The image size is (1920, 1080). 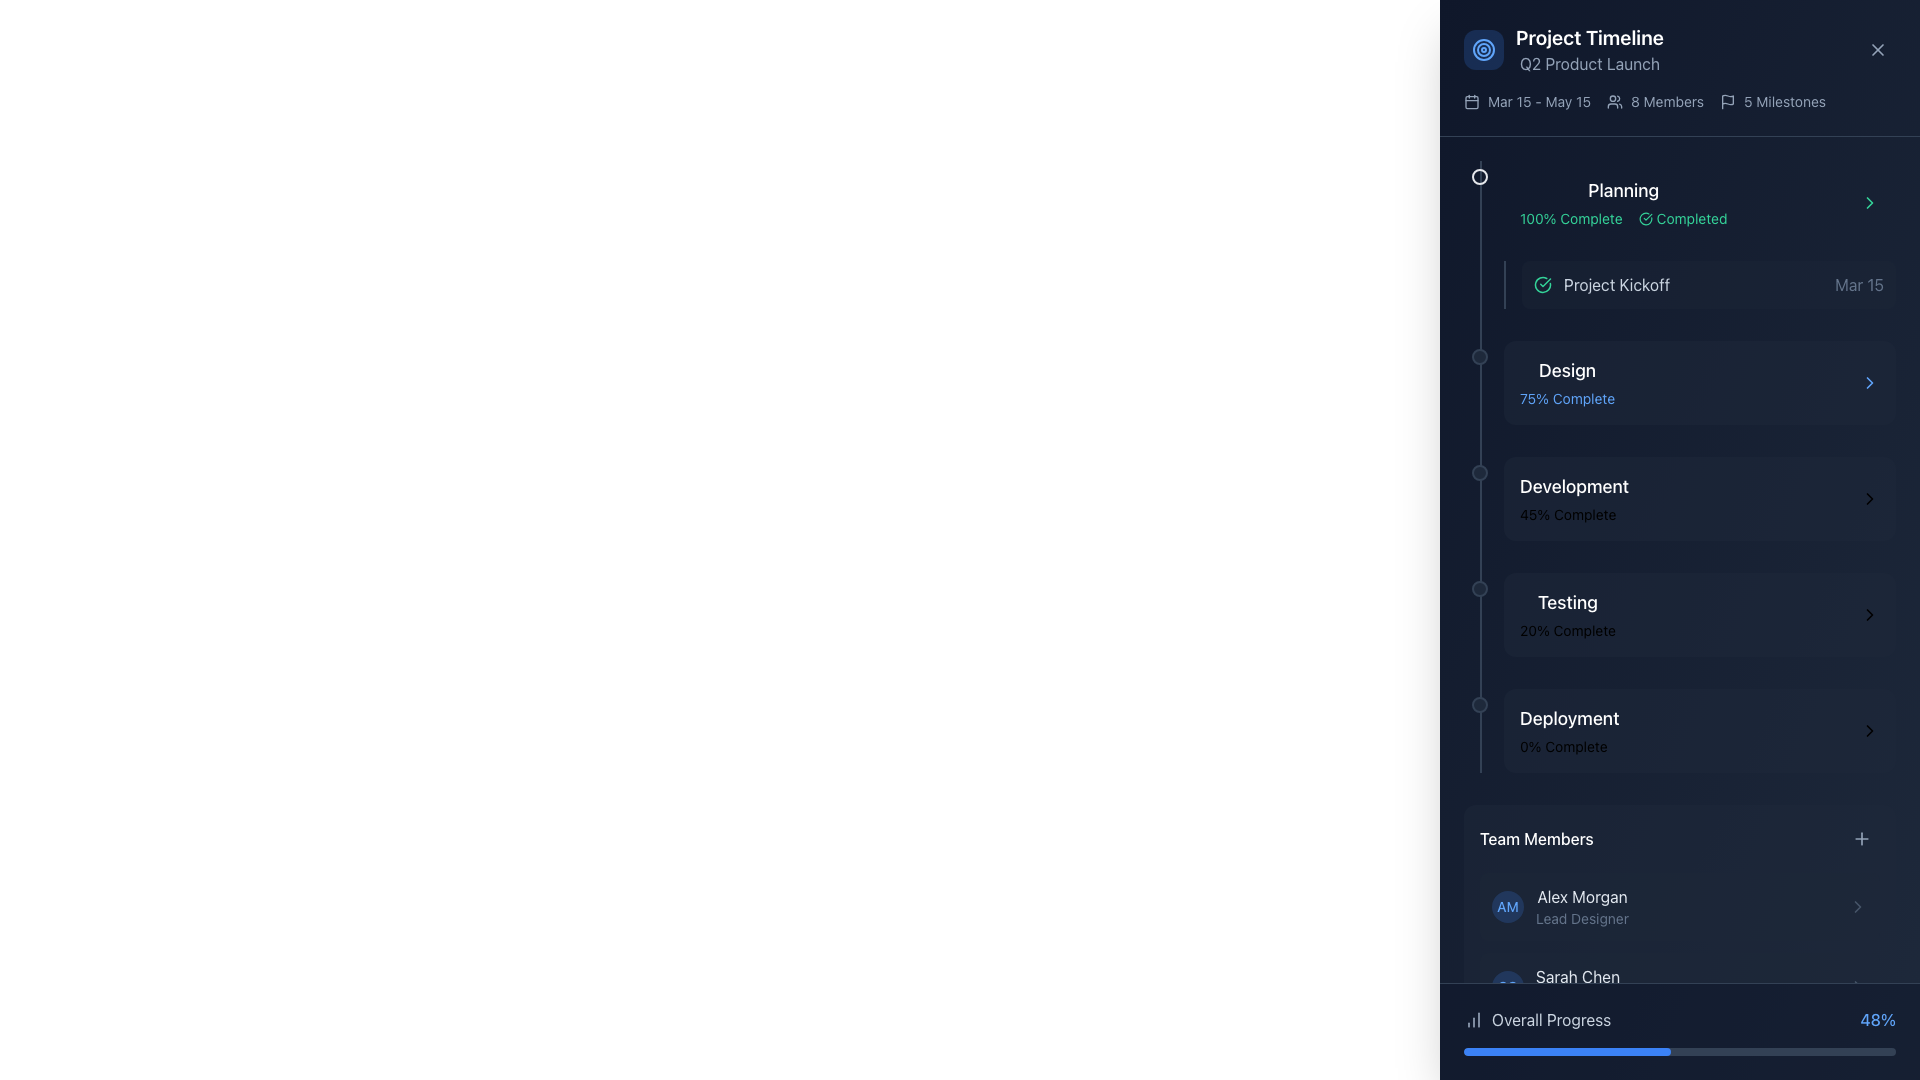 What do you see at coordinates (1602, 285) in the screenshot?
I see `the 'Project Kickoff' label with the green checkmark status indicator, which signifies that the task has been completed in the 'Planning' section of the timeline interface` at bounding box center [1602, 285].